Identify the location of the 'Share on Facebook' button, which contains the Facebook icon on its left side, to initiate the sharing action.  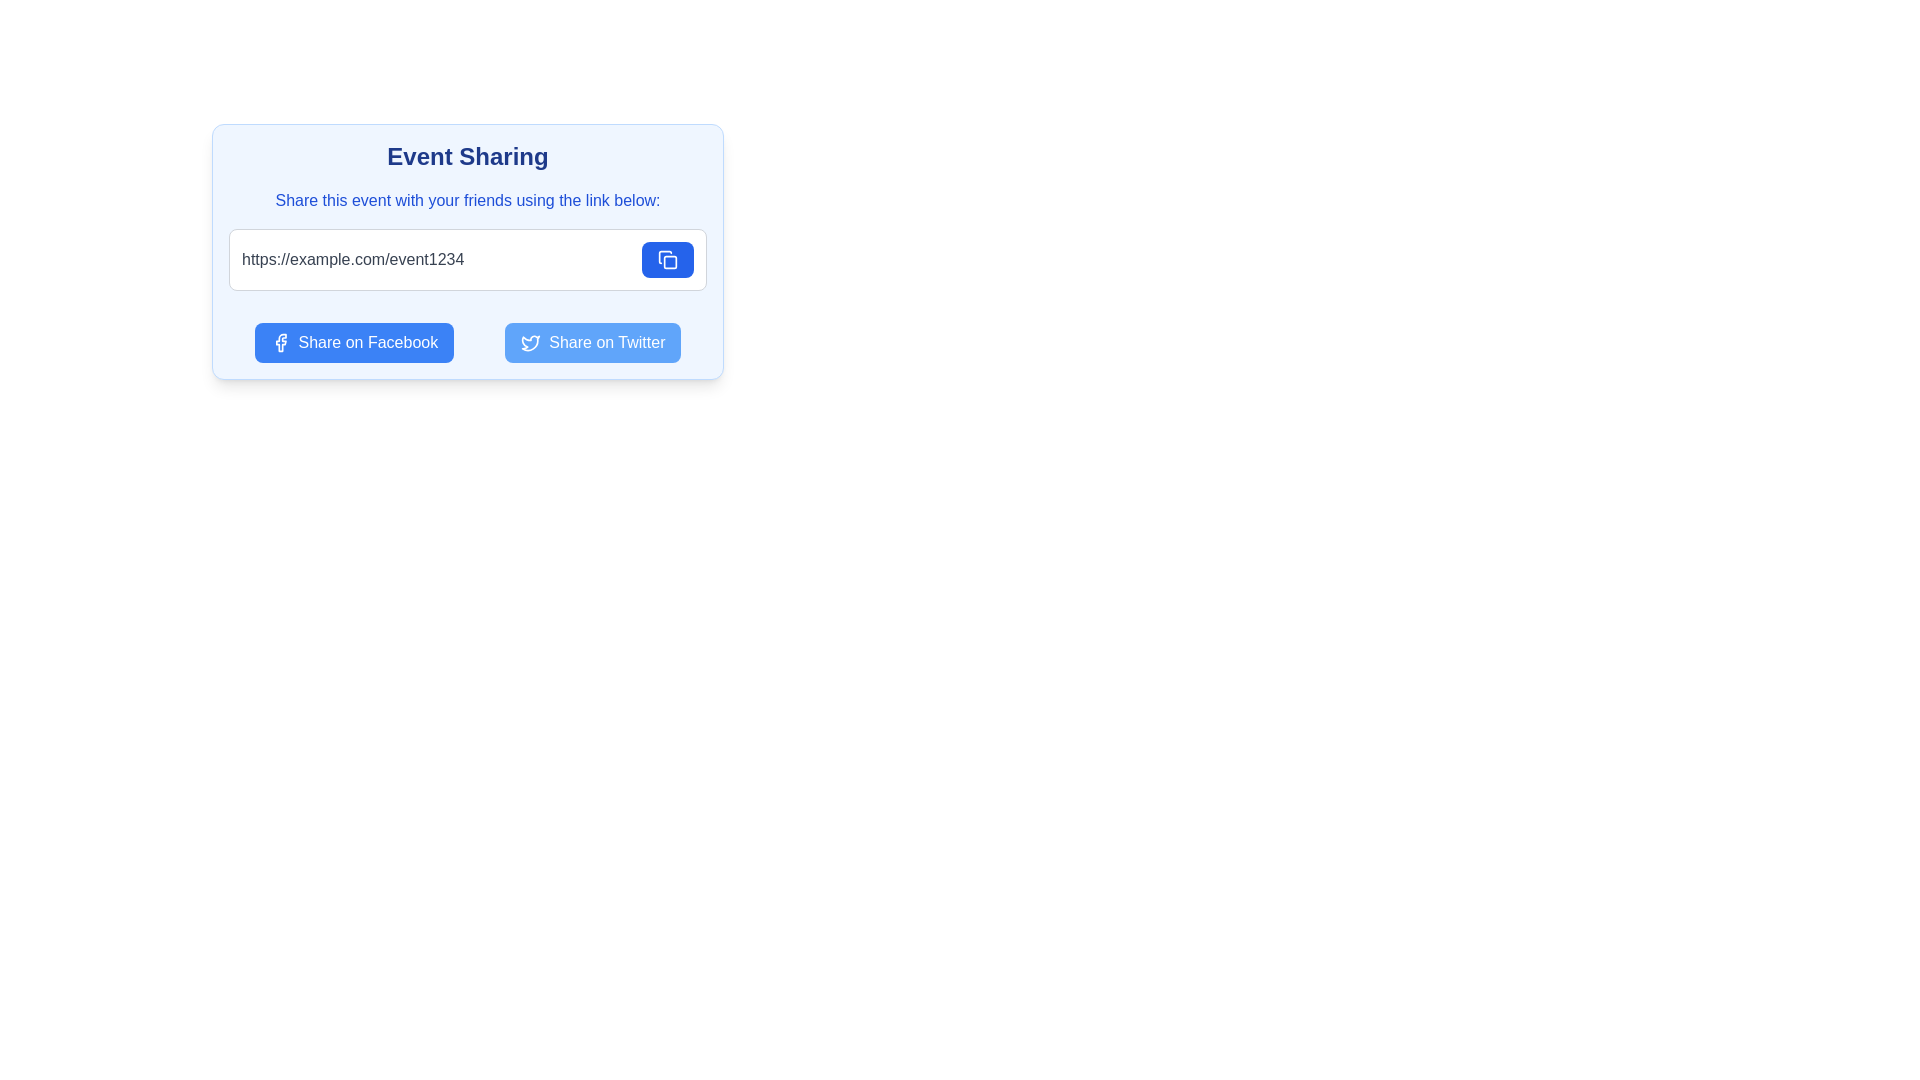
(279, 342).